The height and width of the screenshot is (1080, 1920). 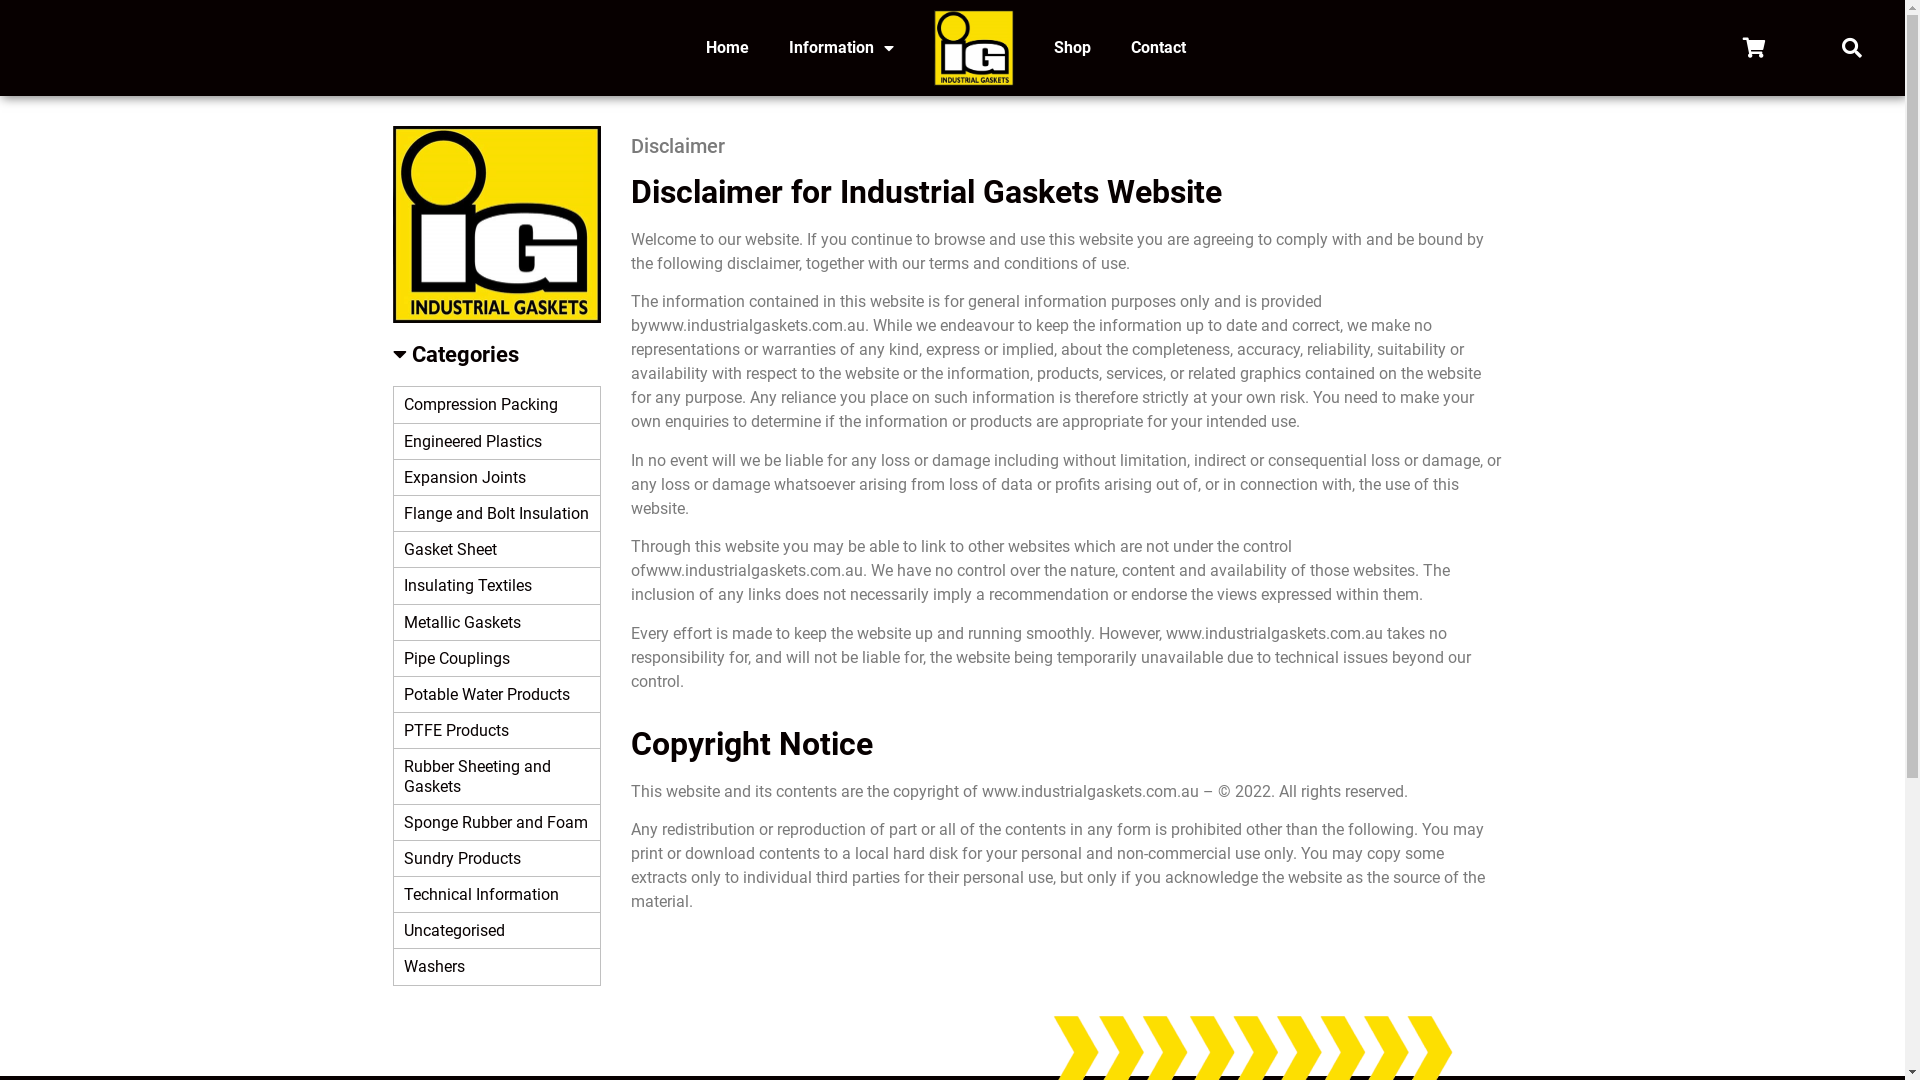 What do you see at coordinates (497, 659) in the screenshot?
I see `'Pipe Couplings'` at bounding box center [497, 659].